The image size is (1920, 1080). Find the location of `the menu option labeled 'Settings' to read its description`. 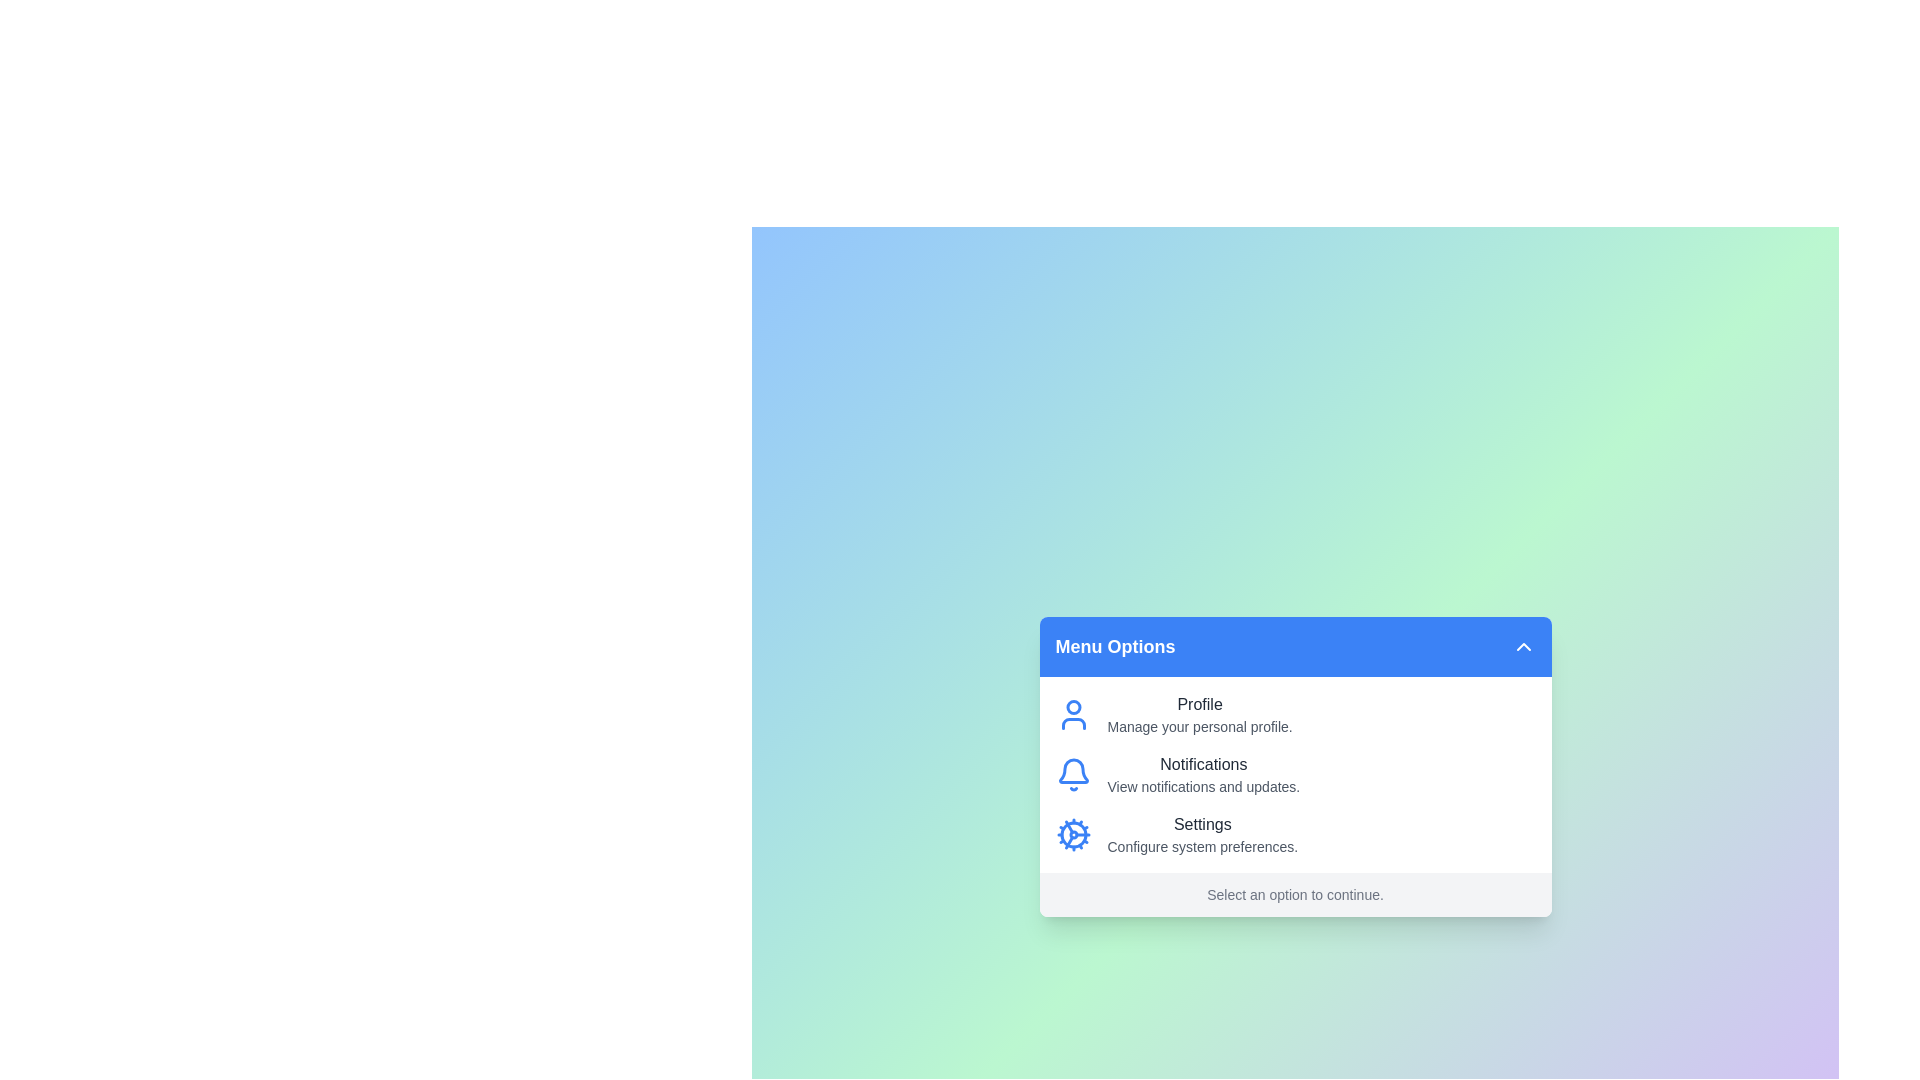

the menu option labeled 'Settings' to read its description is located at coordinates (1200, 834).